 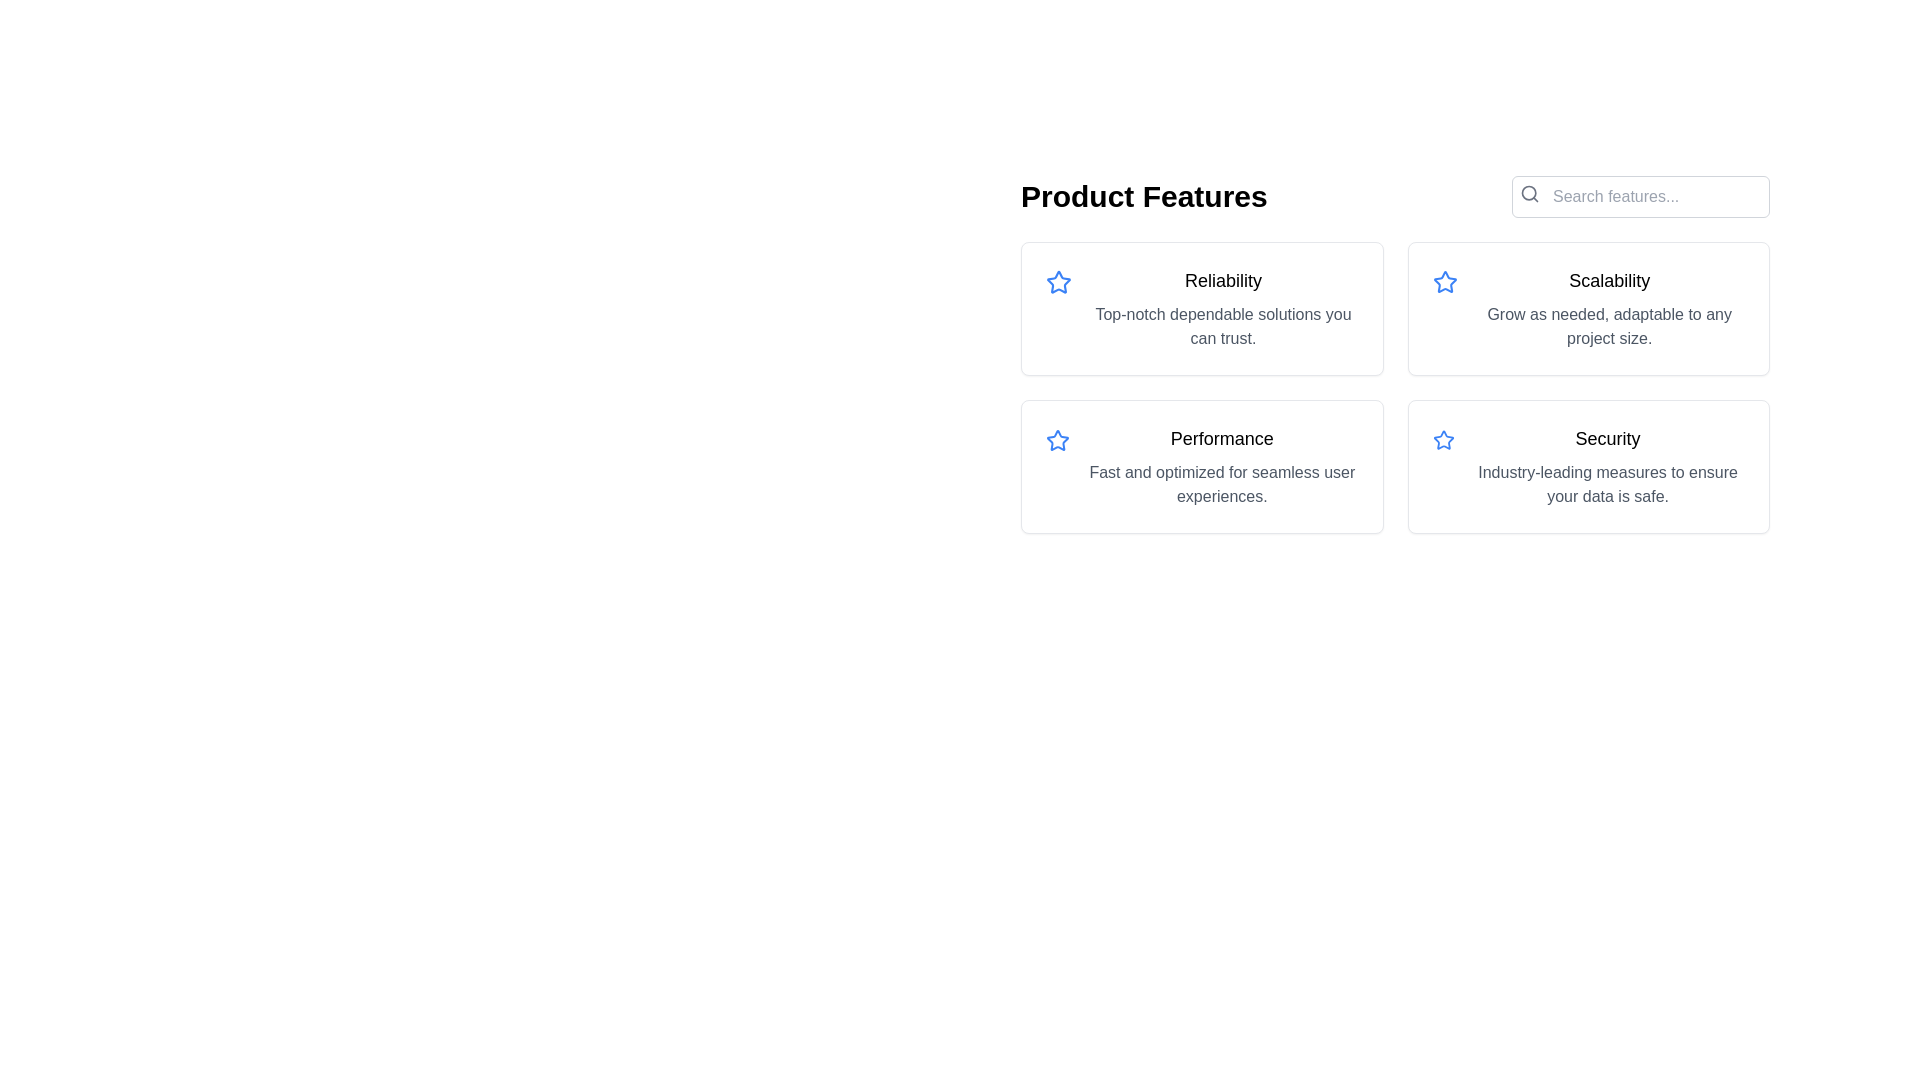 What do you see at coordinates (1529, 193) in the screenshot?
I see `the search icon located in the upper right area of the display, which serves as a visual indicator for the search function adjacent to the text box labeled 'Search features...'` at bounding box center [1529, 193].